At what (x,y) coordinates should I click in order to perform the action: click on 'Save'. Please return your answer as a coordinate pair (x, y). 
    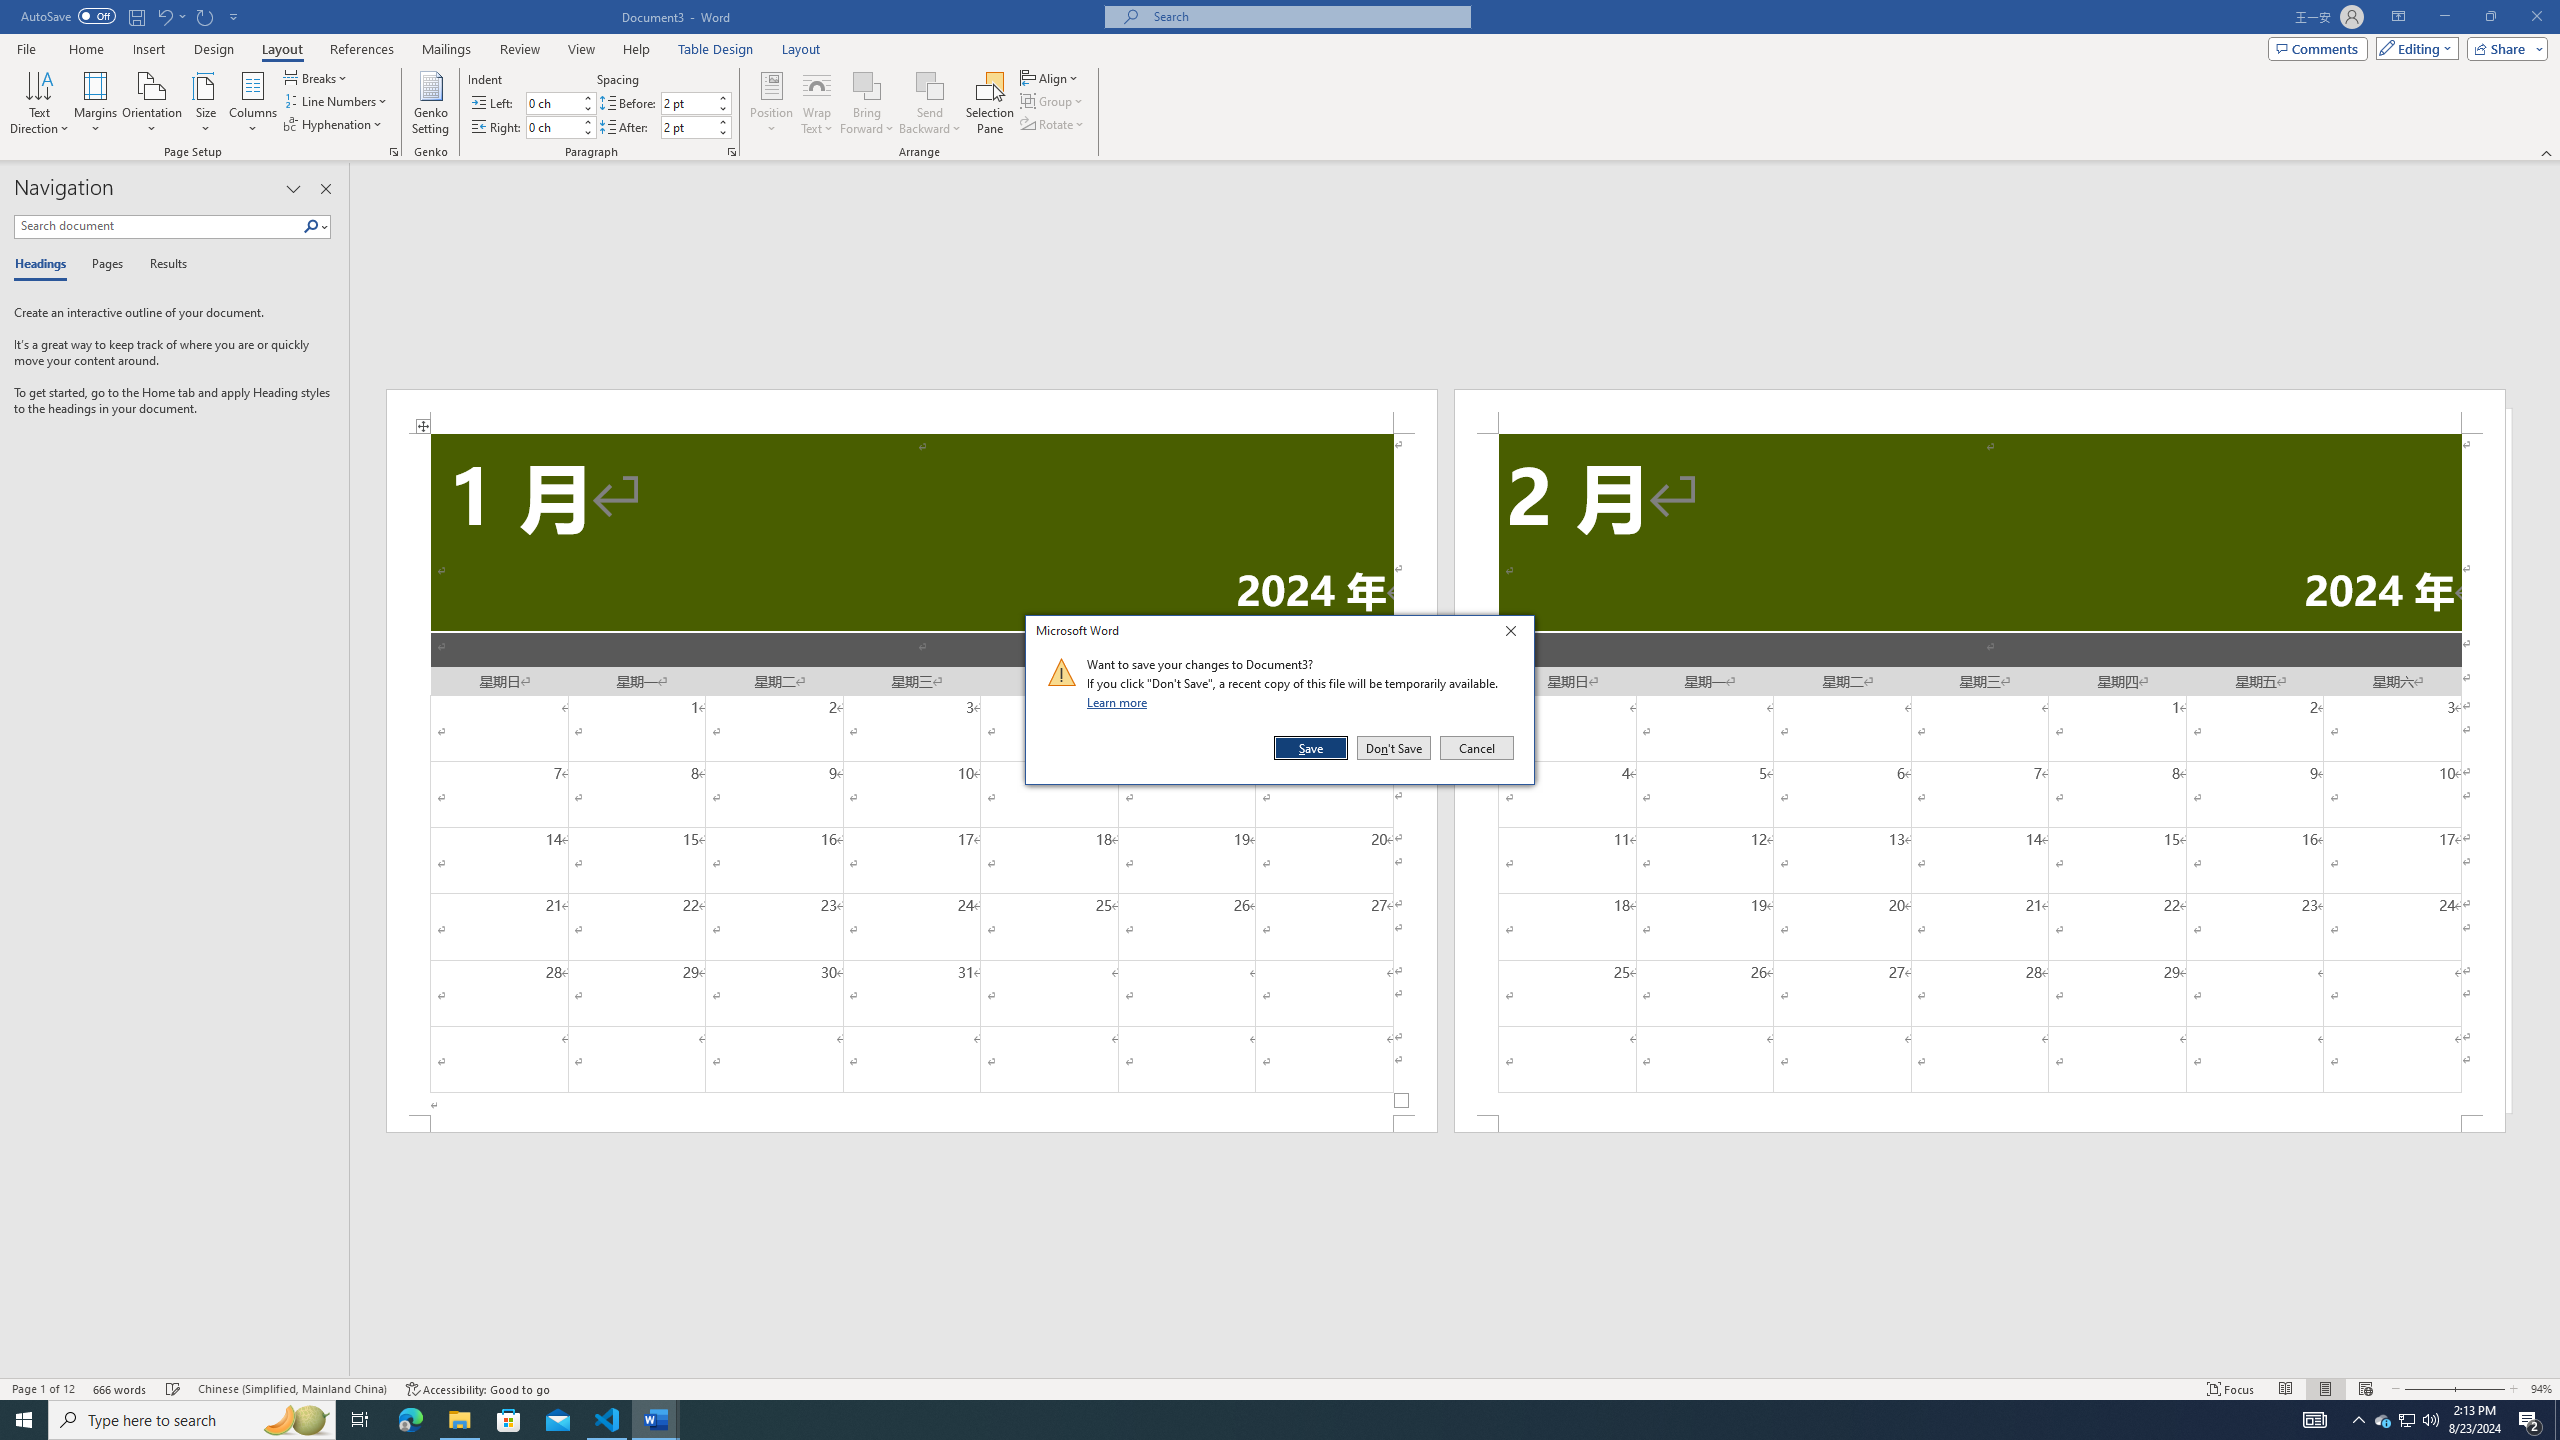
    Looking at the image, I should click on (1312, 747).